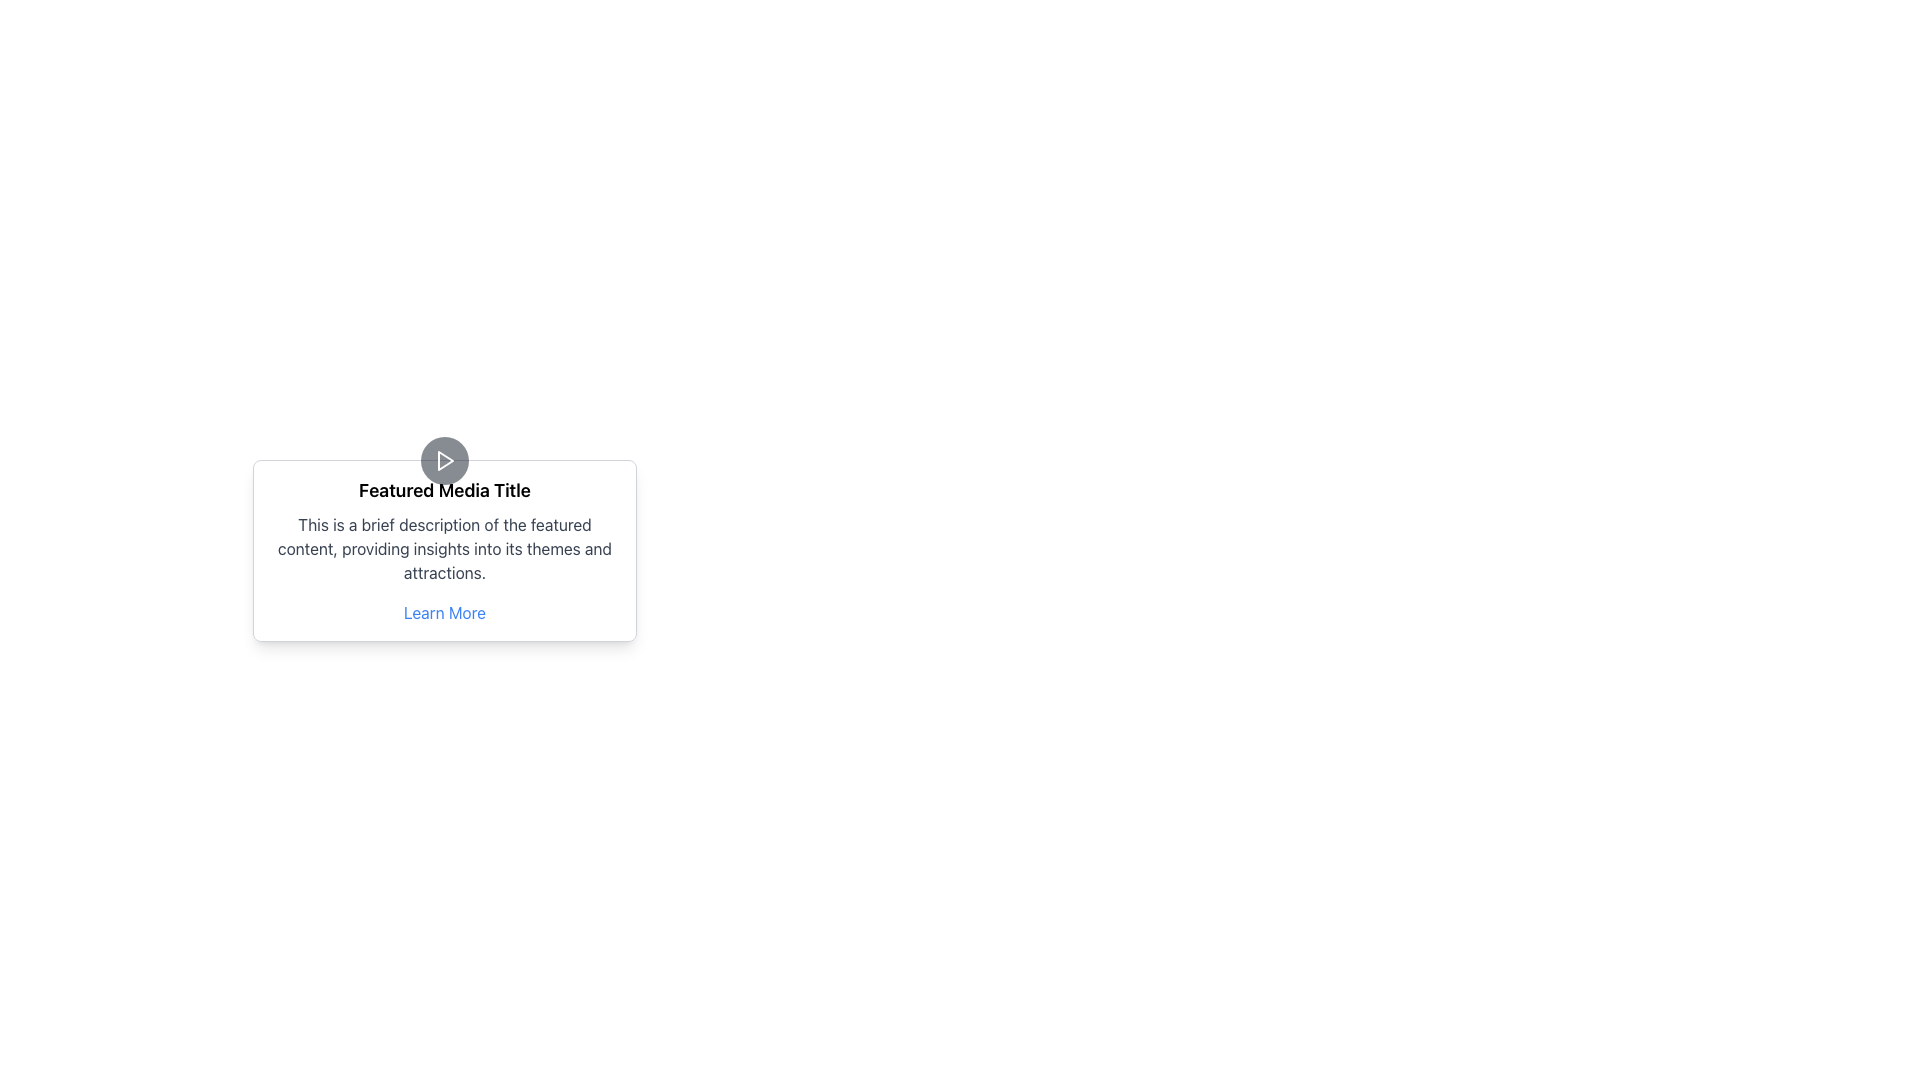 The width and height of the screenshot is (1920, 1080). What do you see at coordinates (444, 548) in the screenshot?
I see `the descriptive summary text element that provides insights about the featured media, positioned below 'Featured Media Title' and above 'Learn More'` at bounding box center [444, 548].